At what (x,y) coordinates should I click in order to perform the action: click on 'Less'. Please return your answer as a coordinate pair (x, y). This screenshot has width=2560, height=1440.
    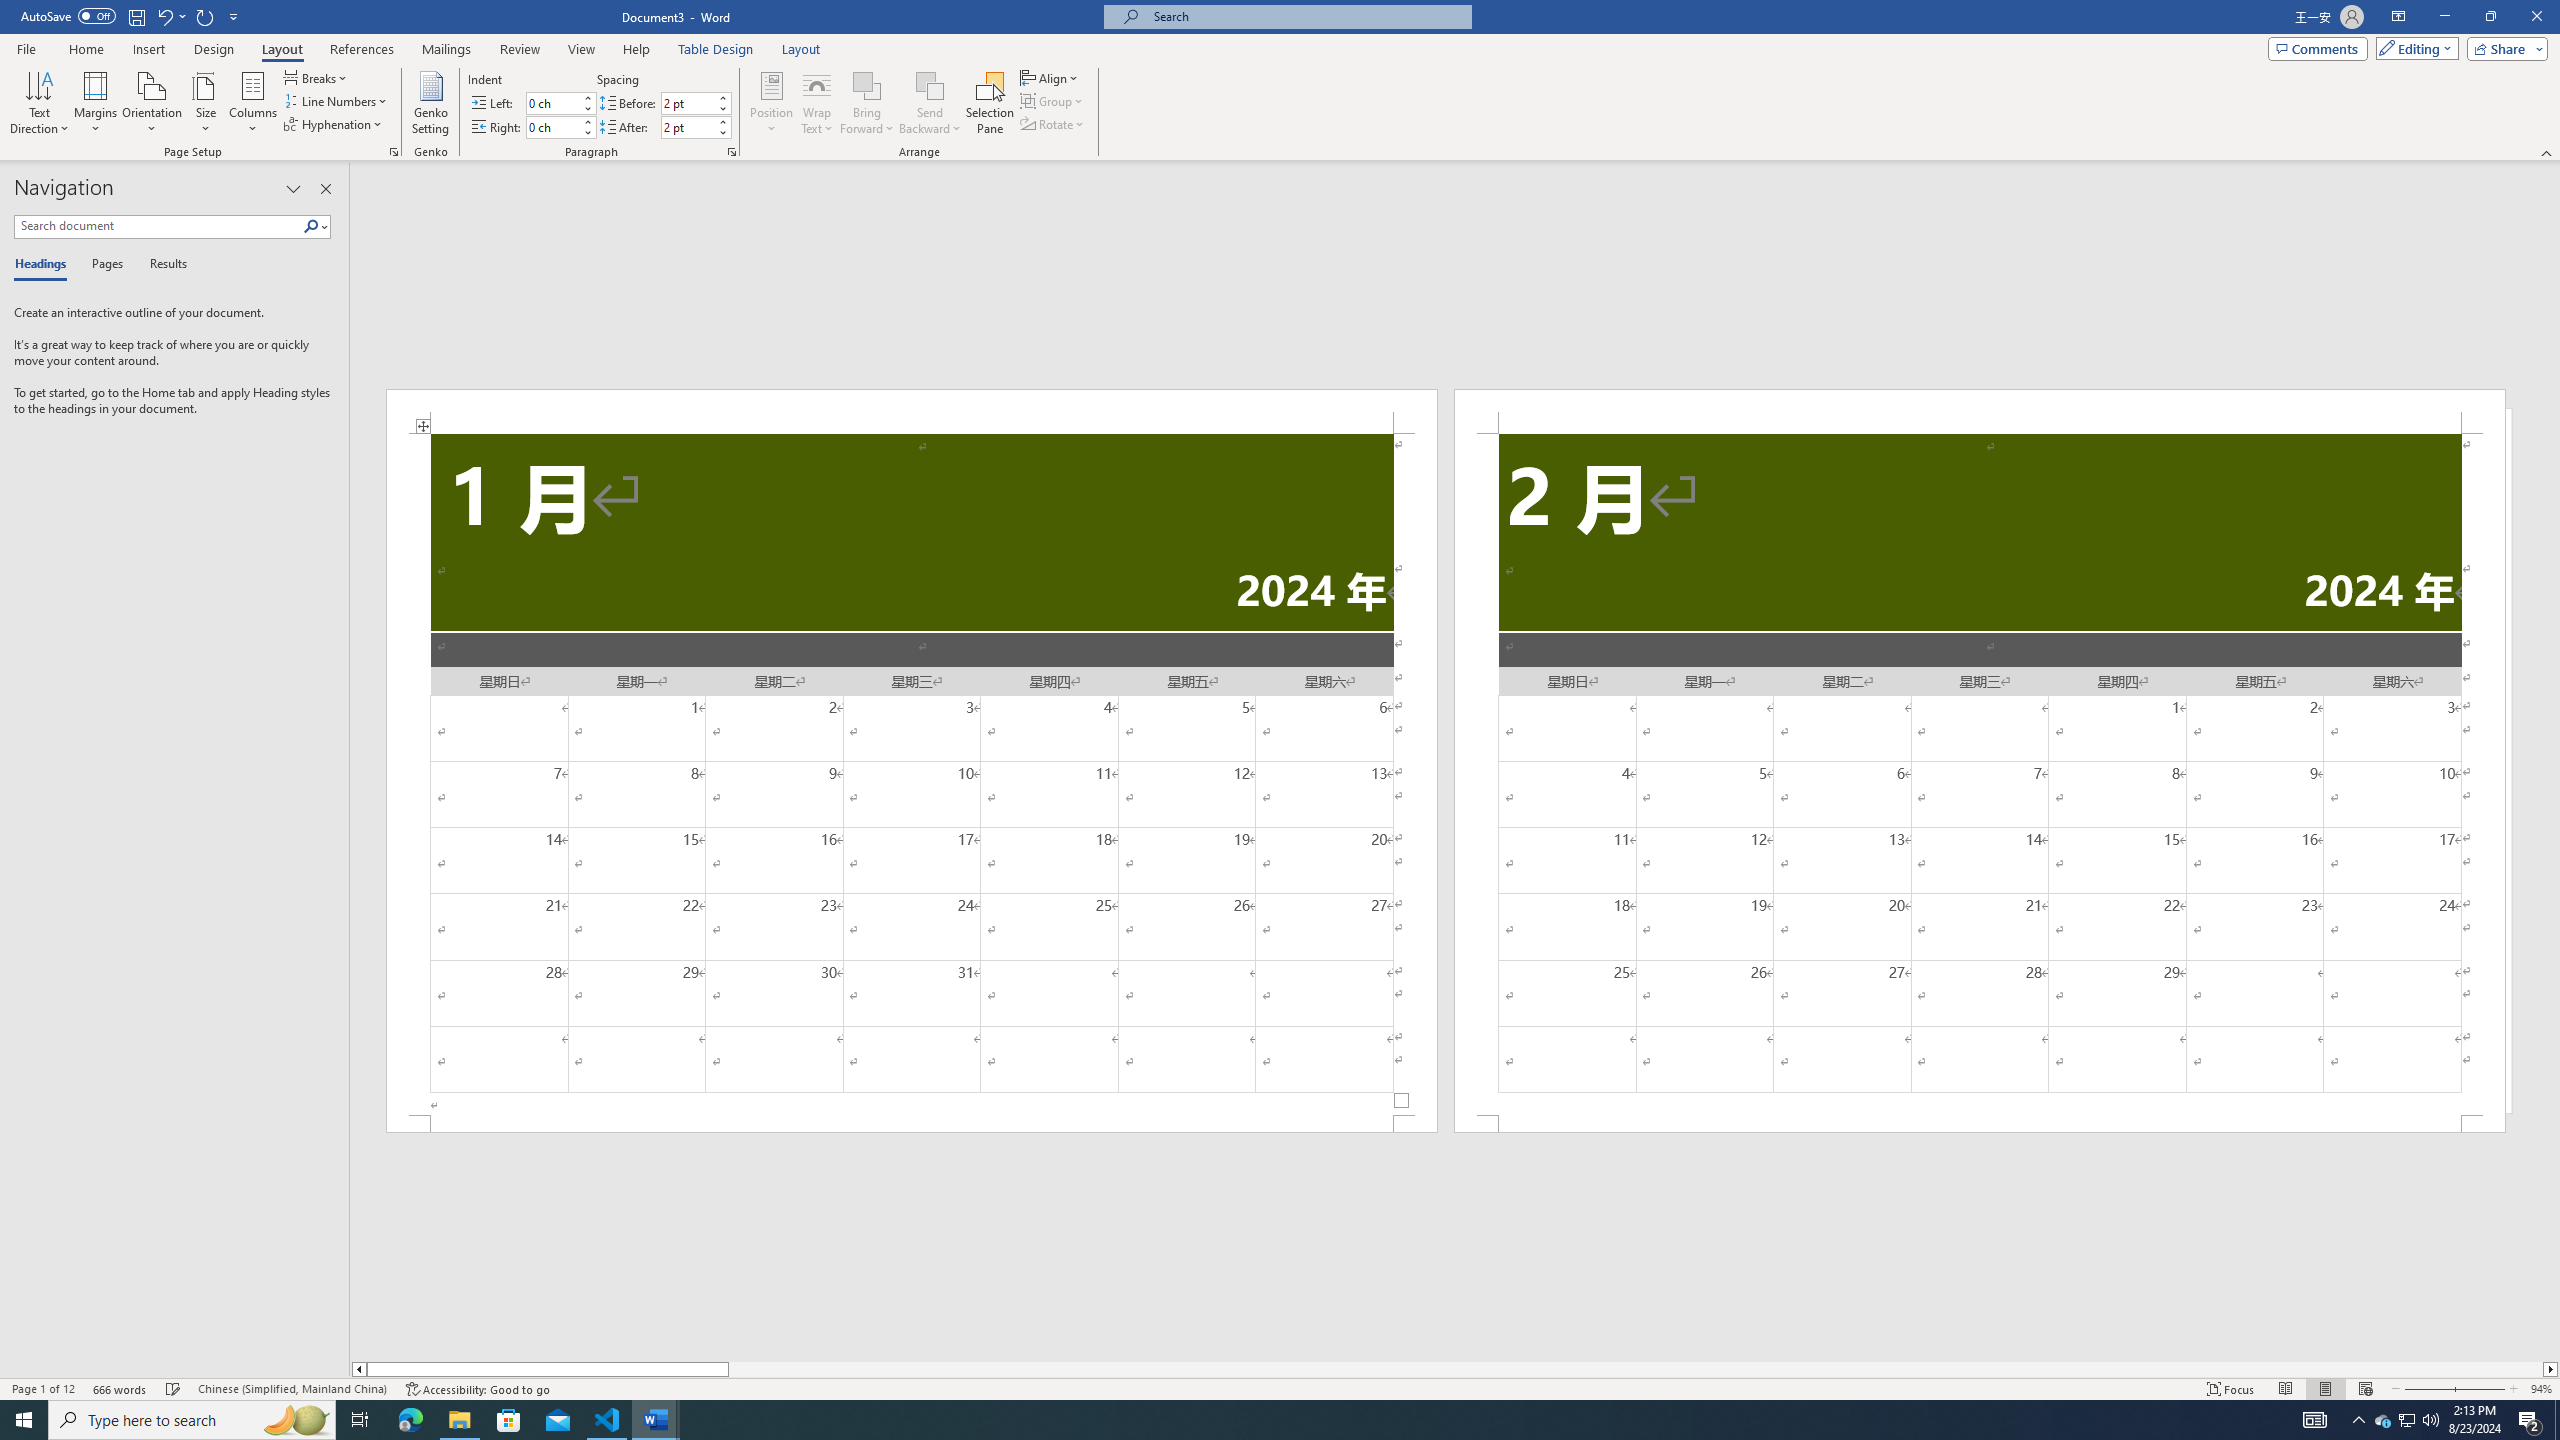
    Looking at the image, I should click on (722, 131).